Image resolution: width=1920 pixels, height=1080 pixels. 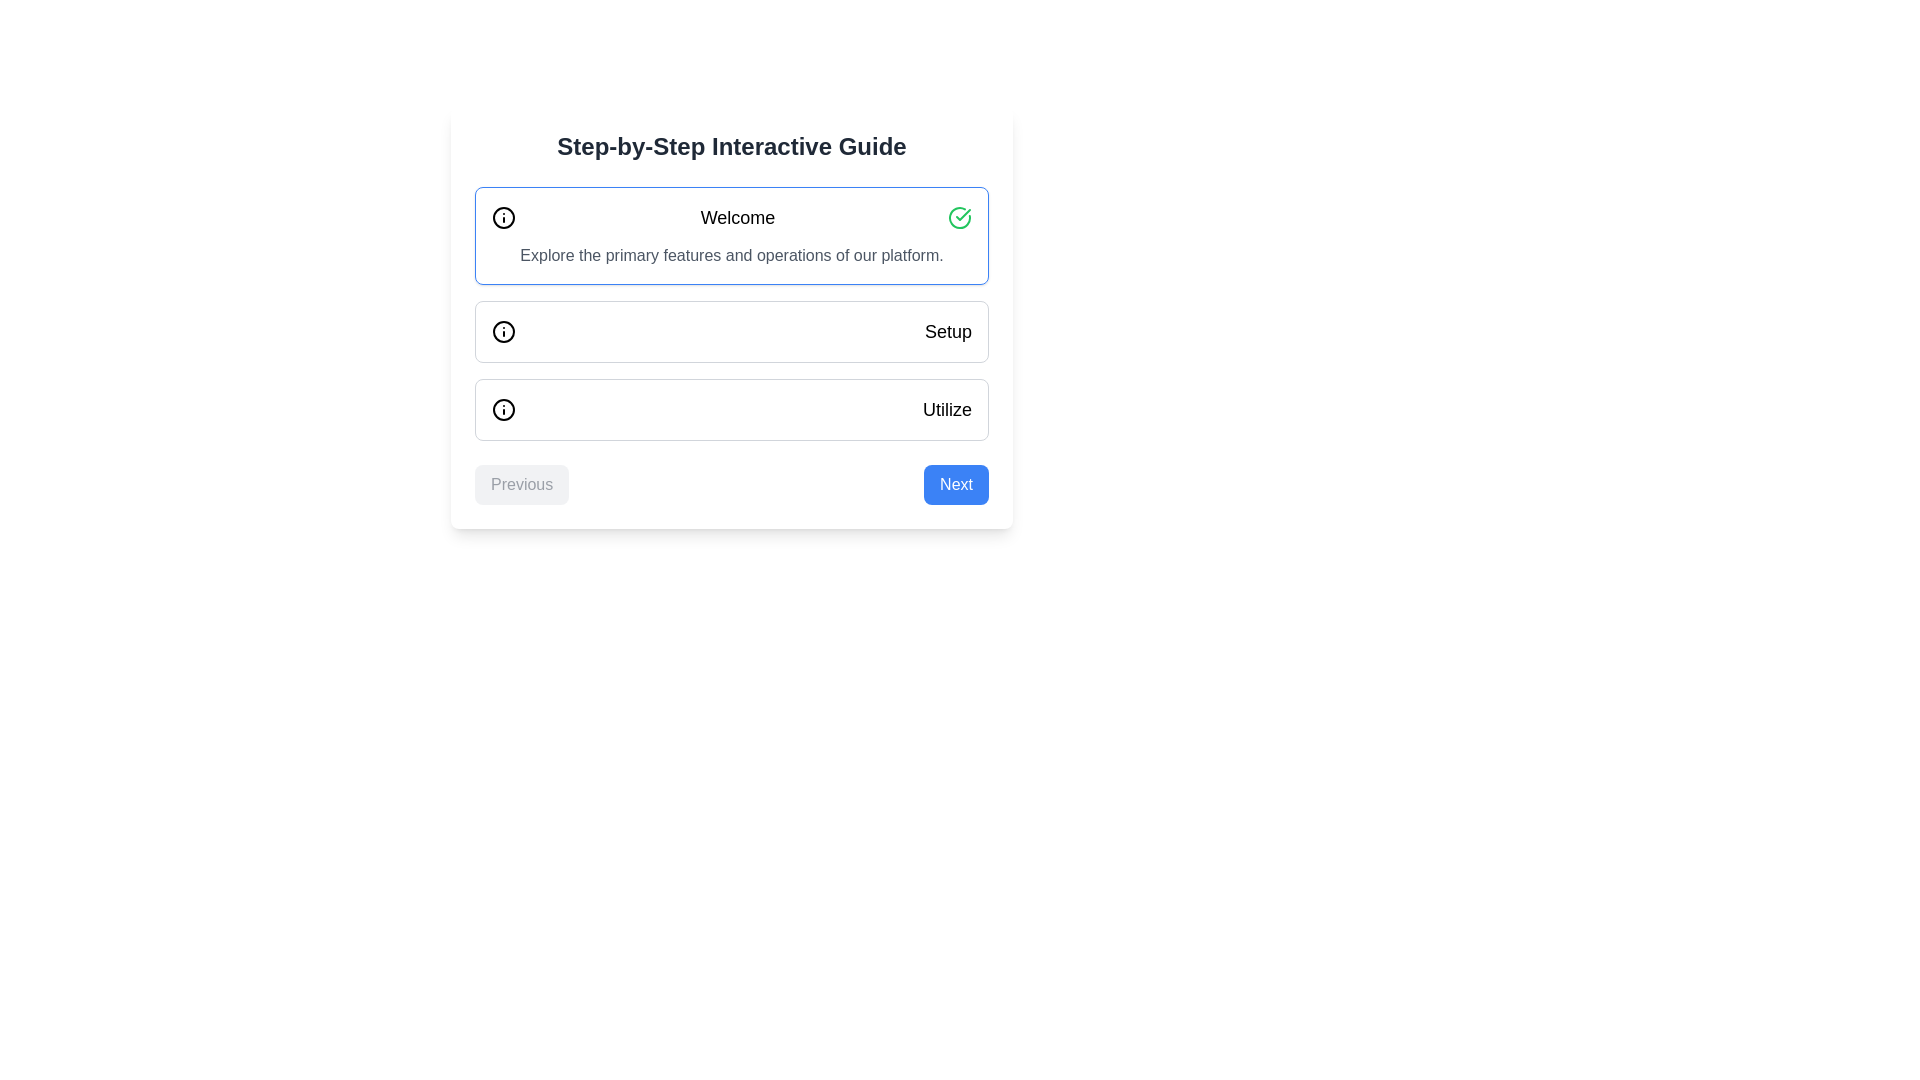 What do you see at coordinates (730, 330) in the screenshot?
I see `the 'Setup' button in the step-by-step guide interface` at bounding box center [730, 330].